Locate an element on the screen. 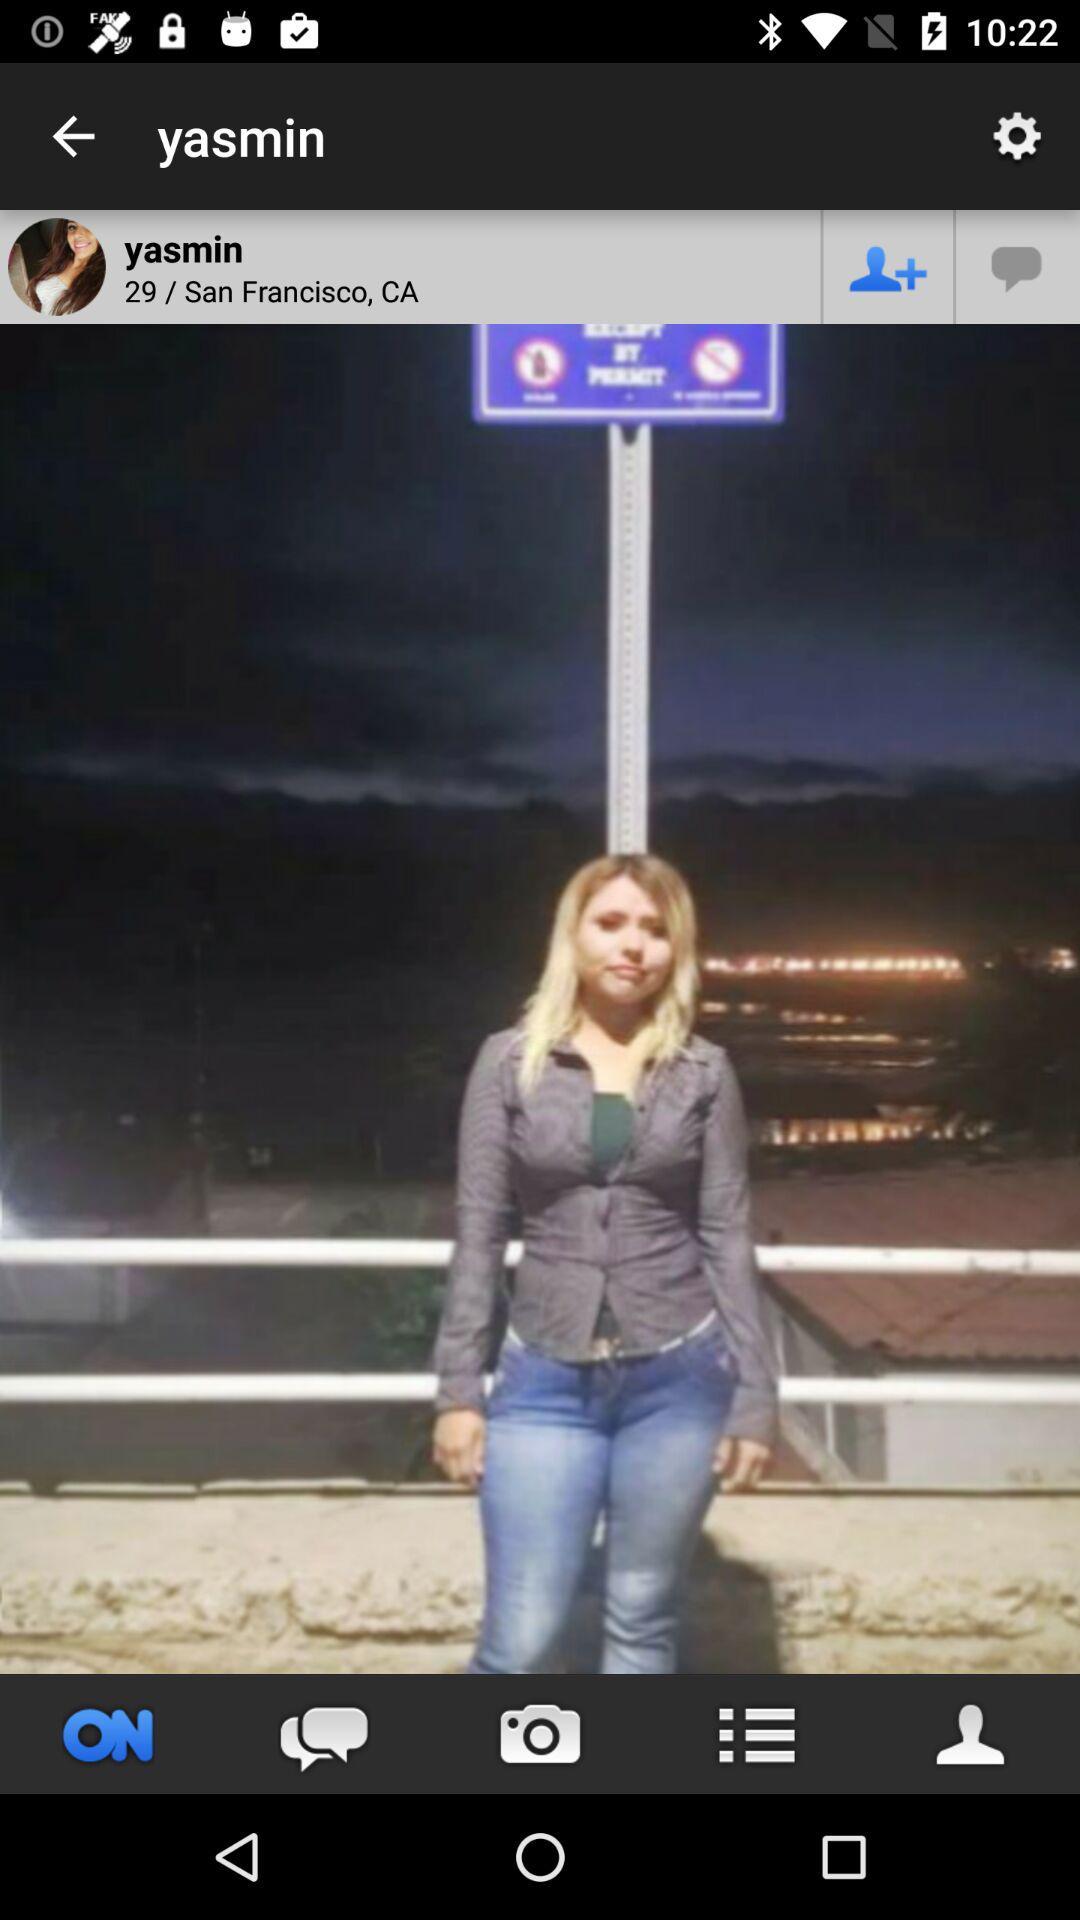 The height and width of the screenshot is (1920, 1080). open list is located at coordinates (756, 1733).